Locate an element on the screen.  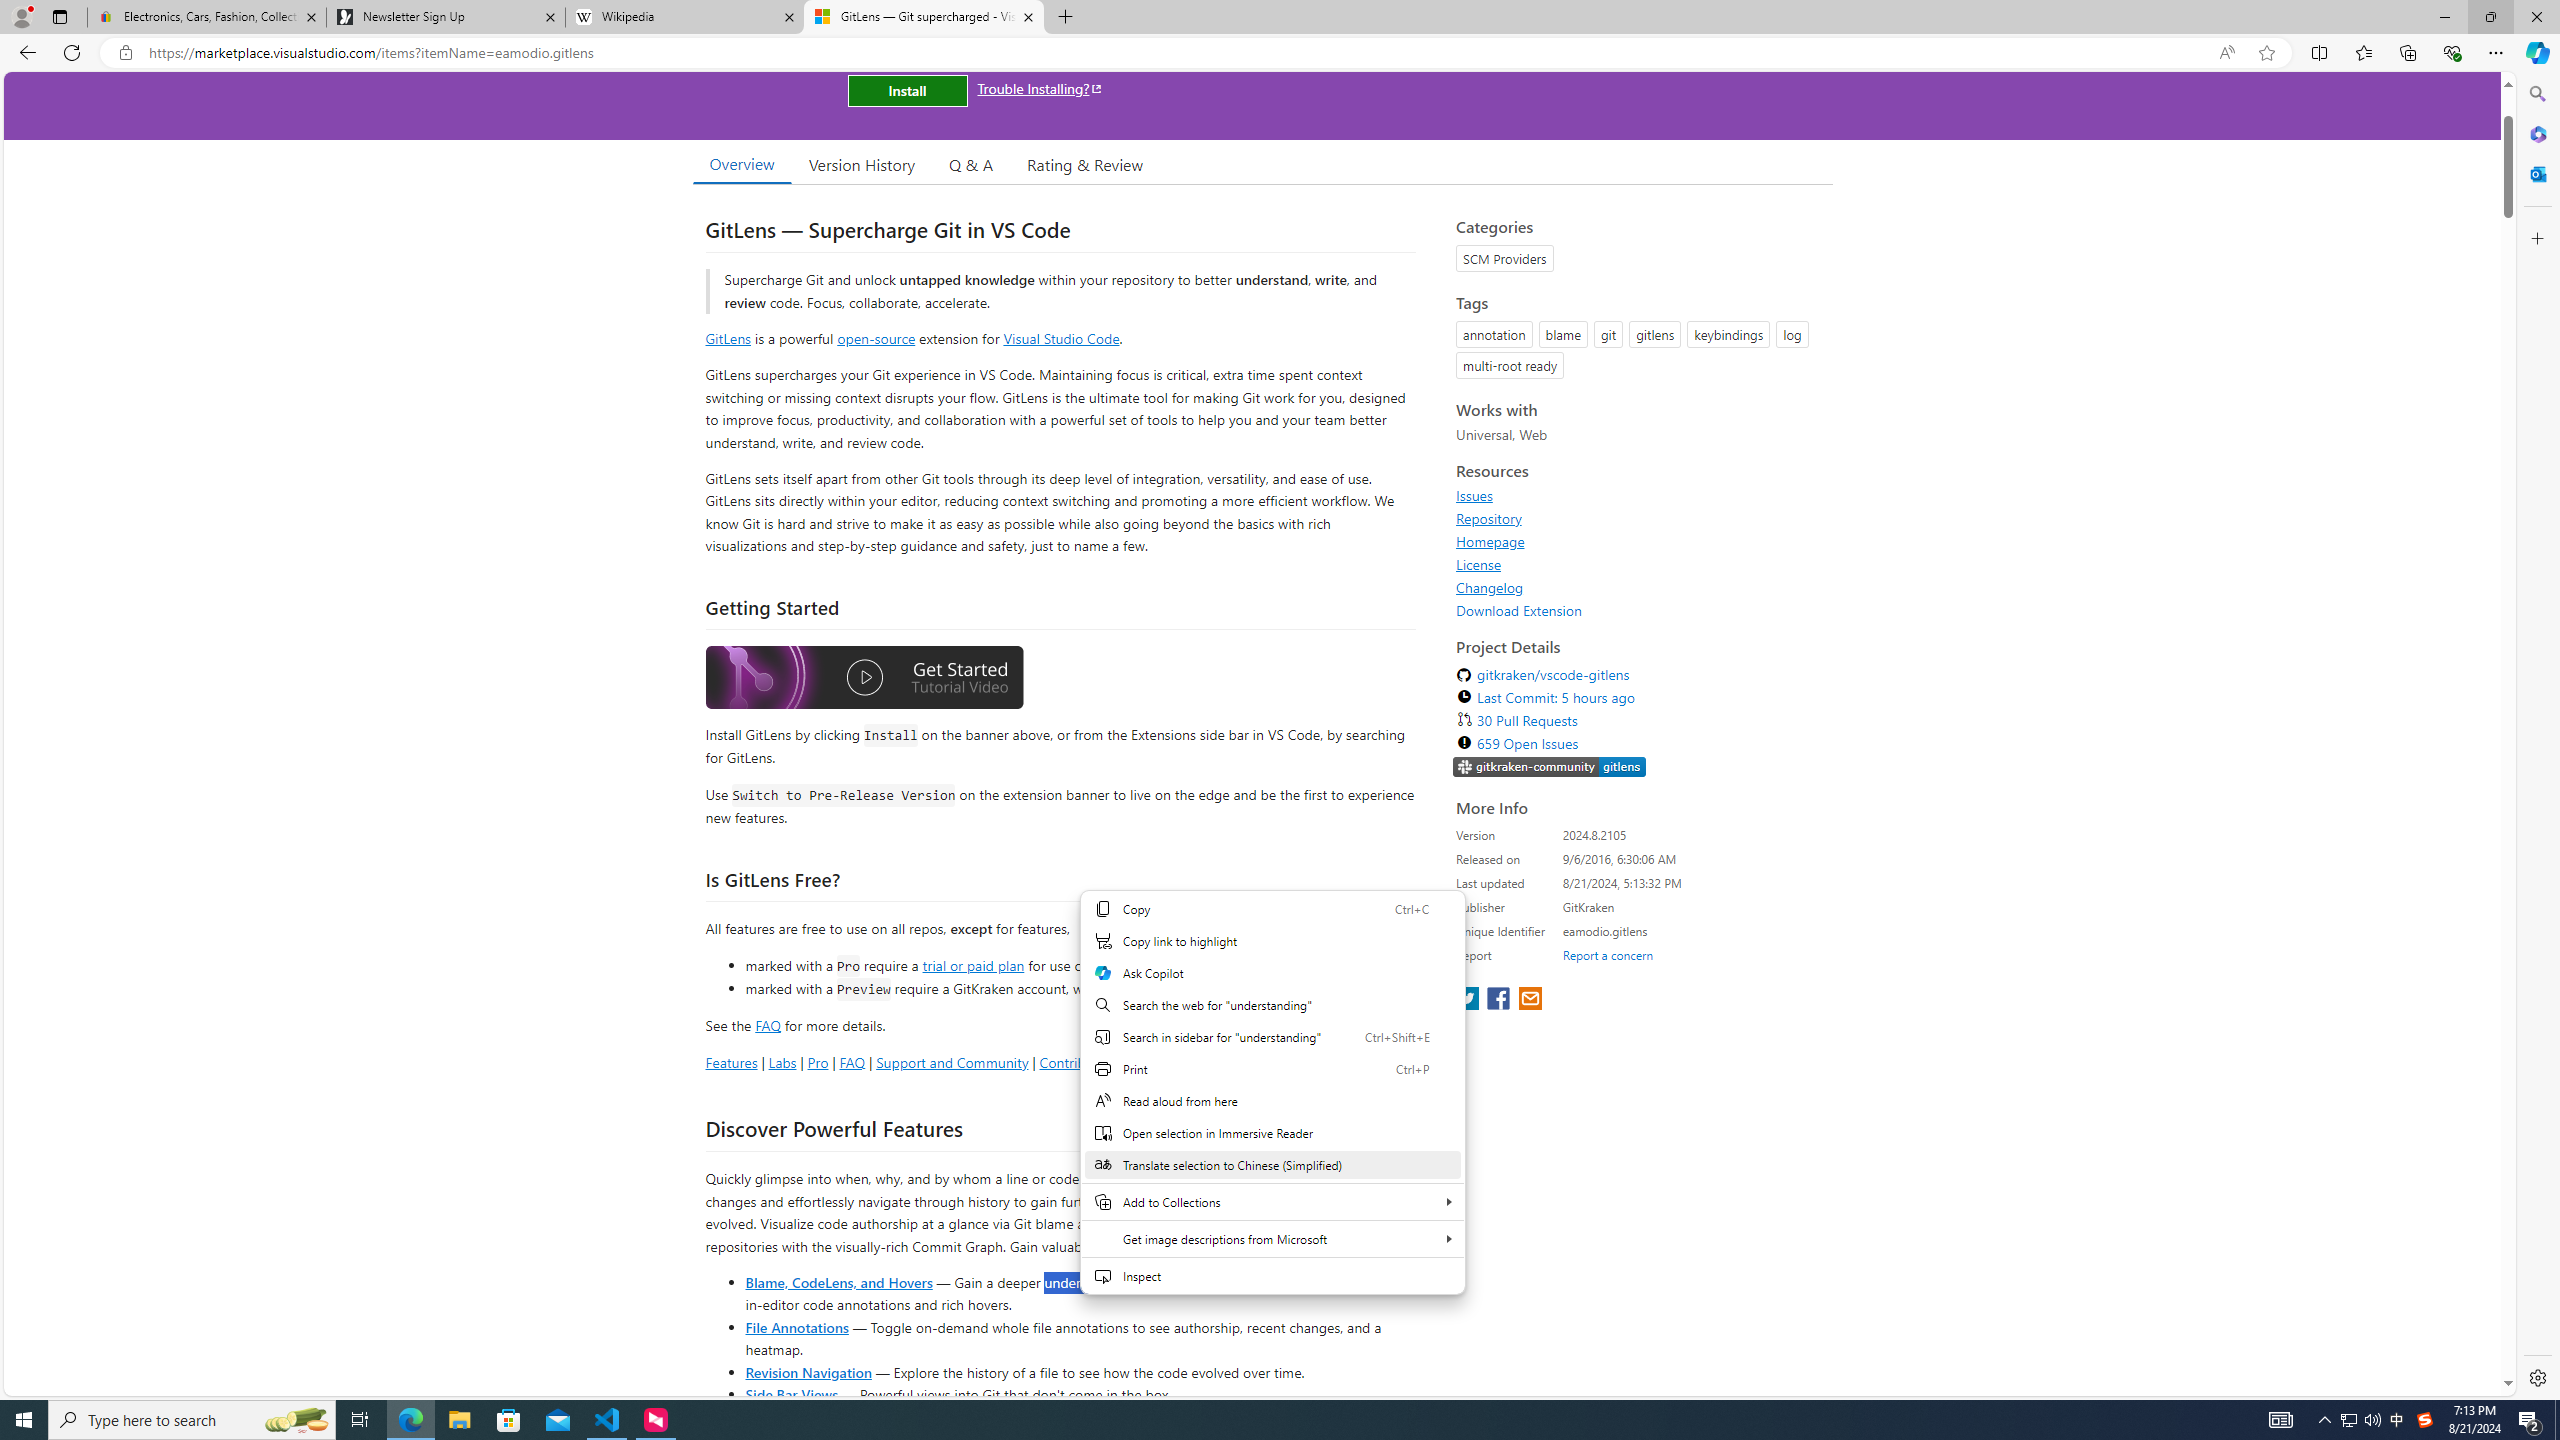
'Download Extension' is located at coordinates (1519, 609).